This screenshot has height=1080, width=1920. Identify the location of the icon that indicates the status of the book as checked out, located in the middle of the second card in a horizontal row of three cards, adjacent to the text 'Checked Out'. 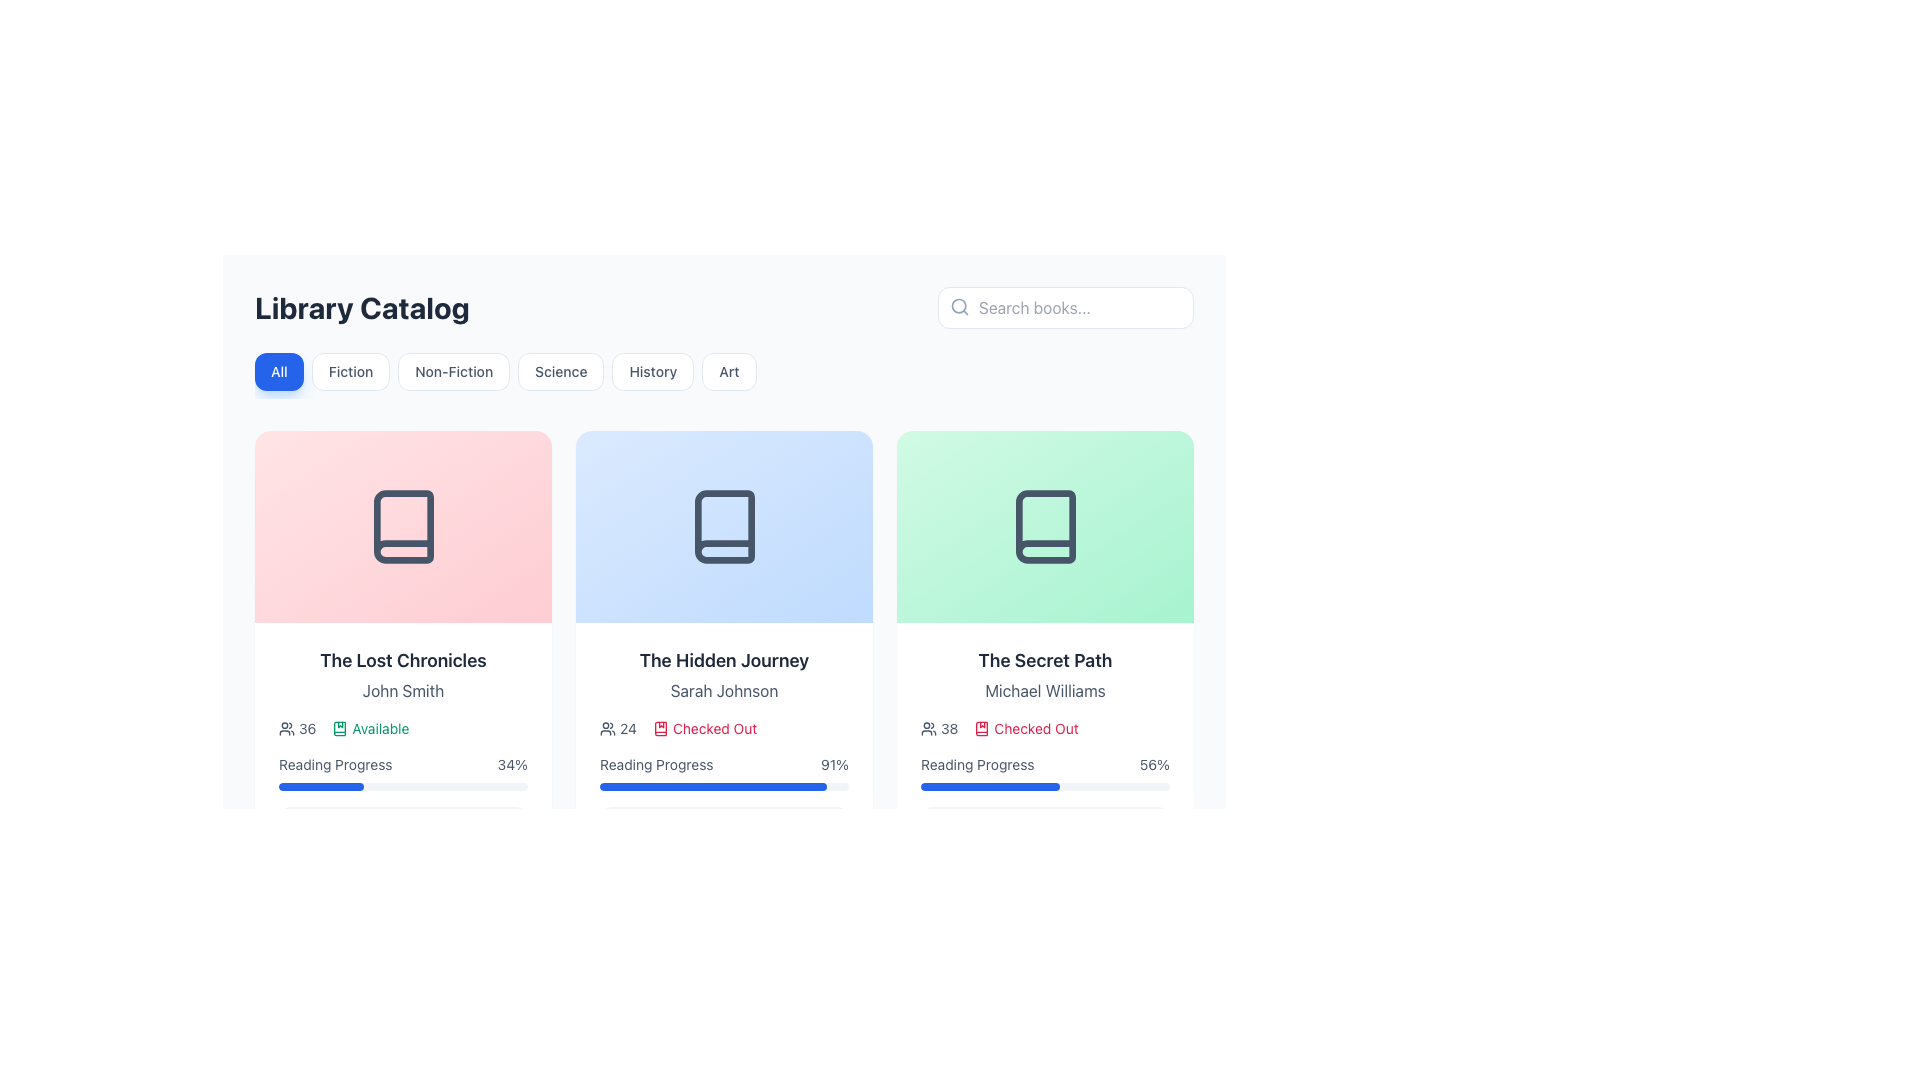
(660, 729).